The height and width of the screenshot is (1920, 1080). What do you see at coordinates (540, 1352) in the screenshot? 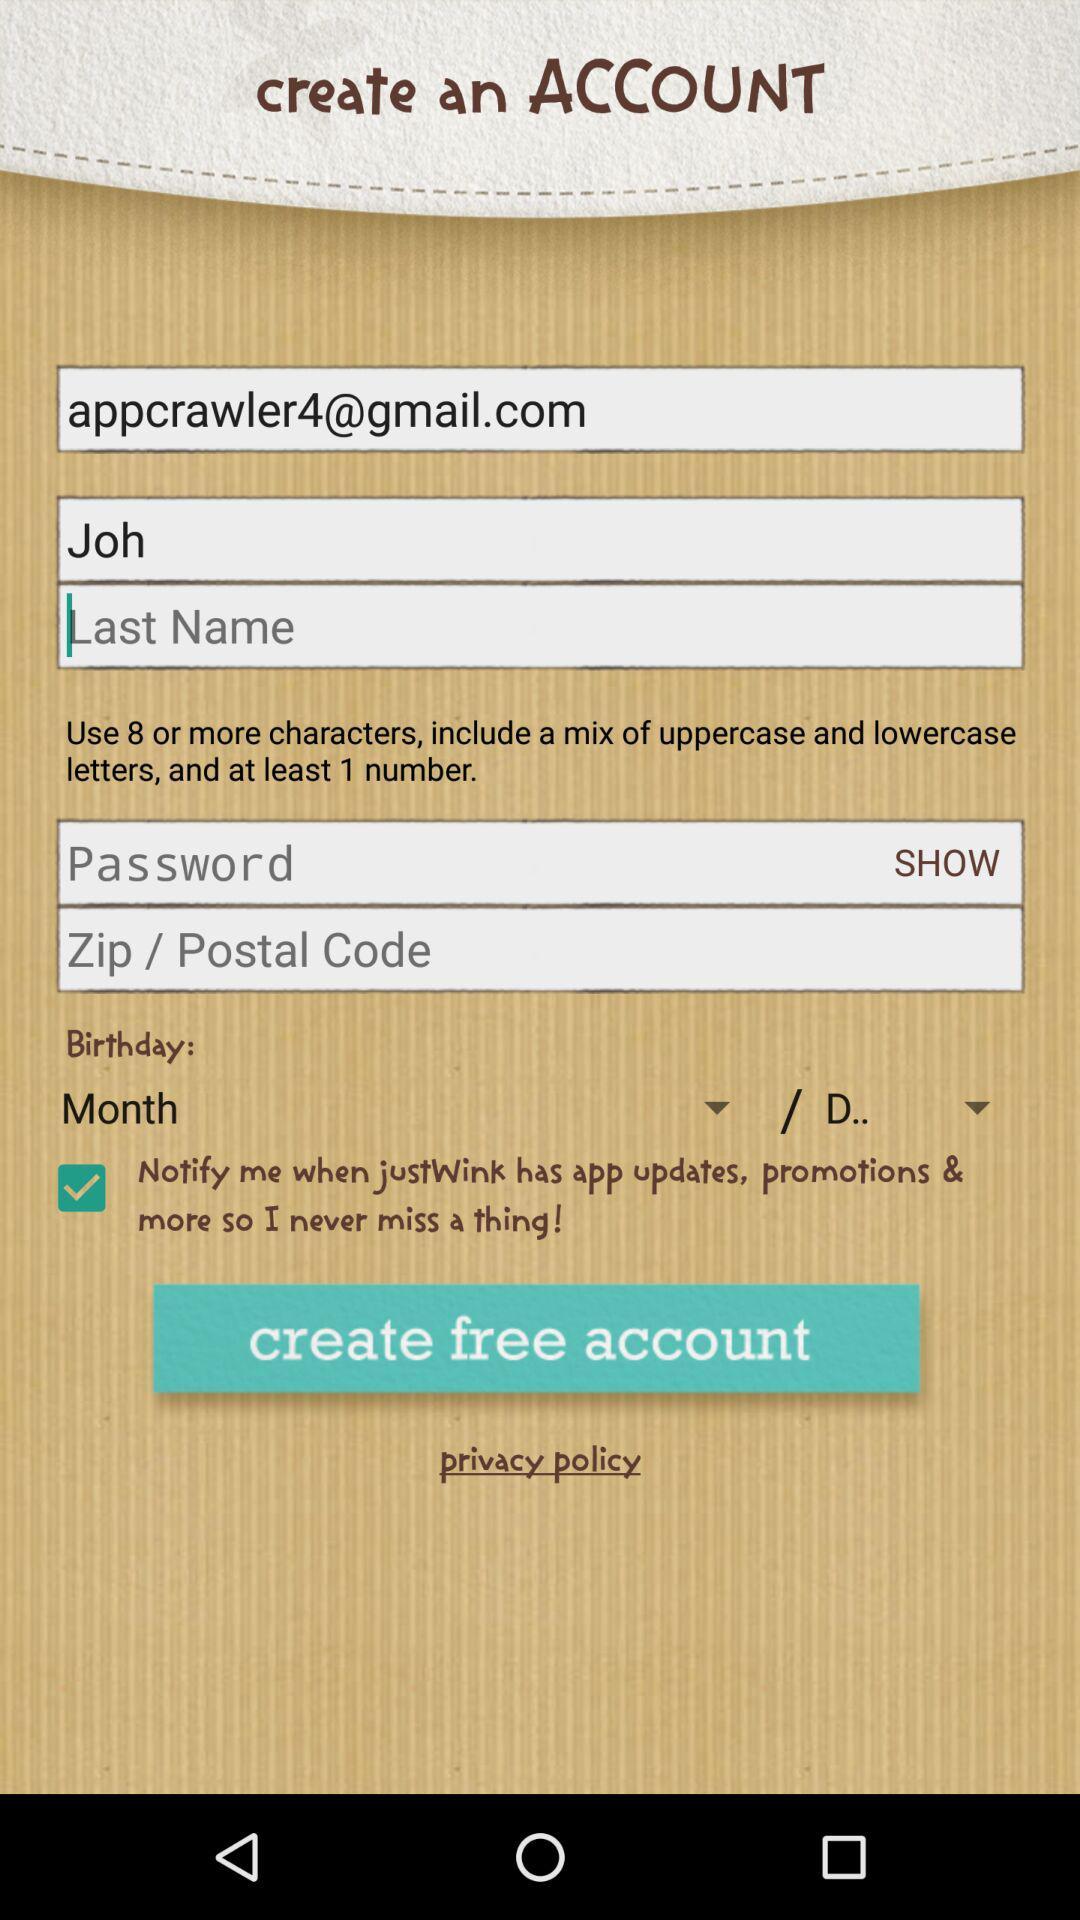
I see `new account` at bounding box center [540, 1352].